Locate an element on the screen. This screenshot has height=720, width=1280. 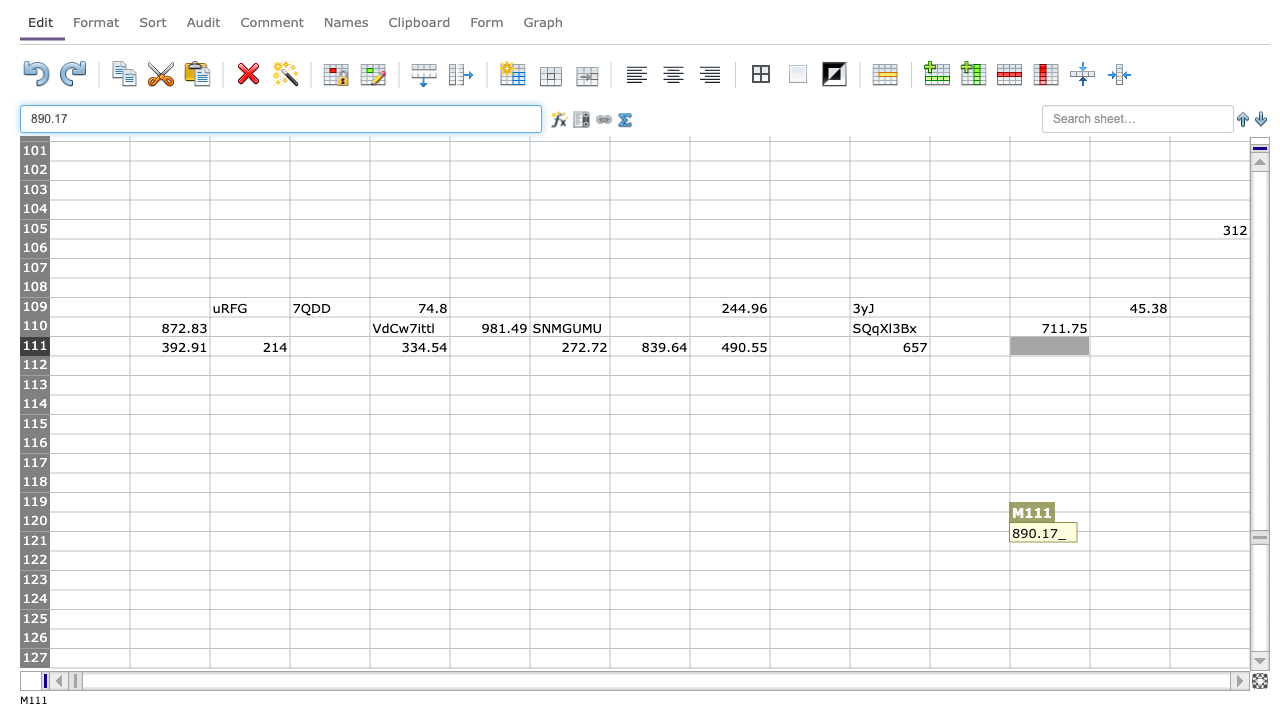
column N row 121 is located at coordinates (1129, 541).